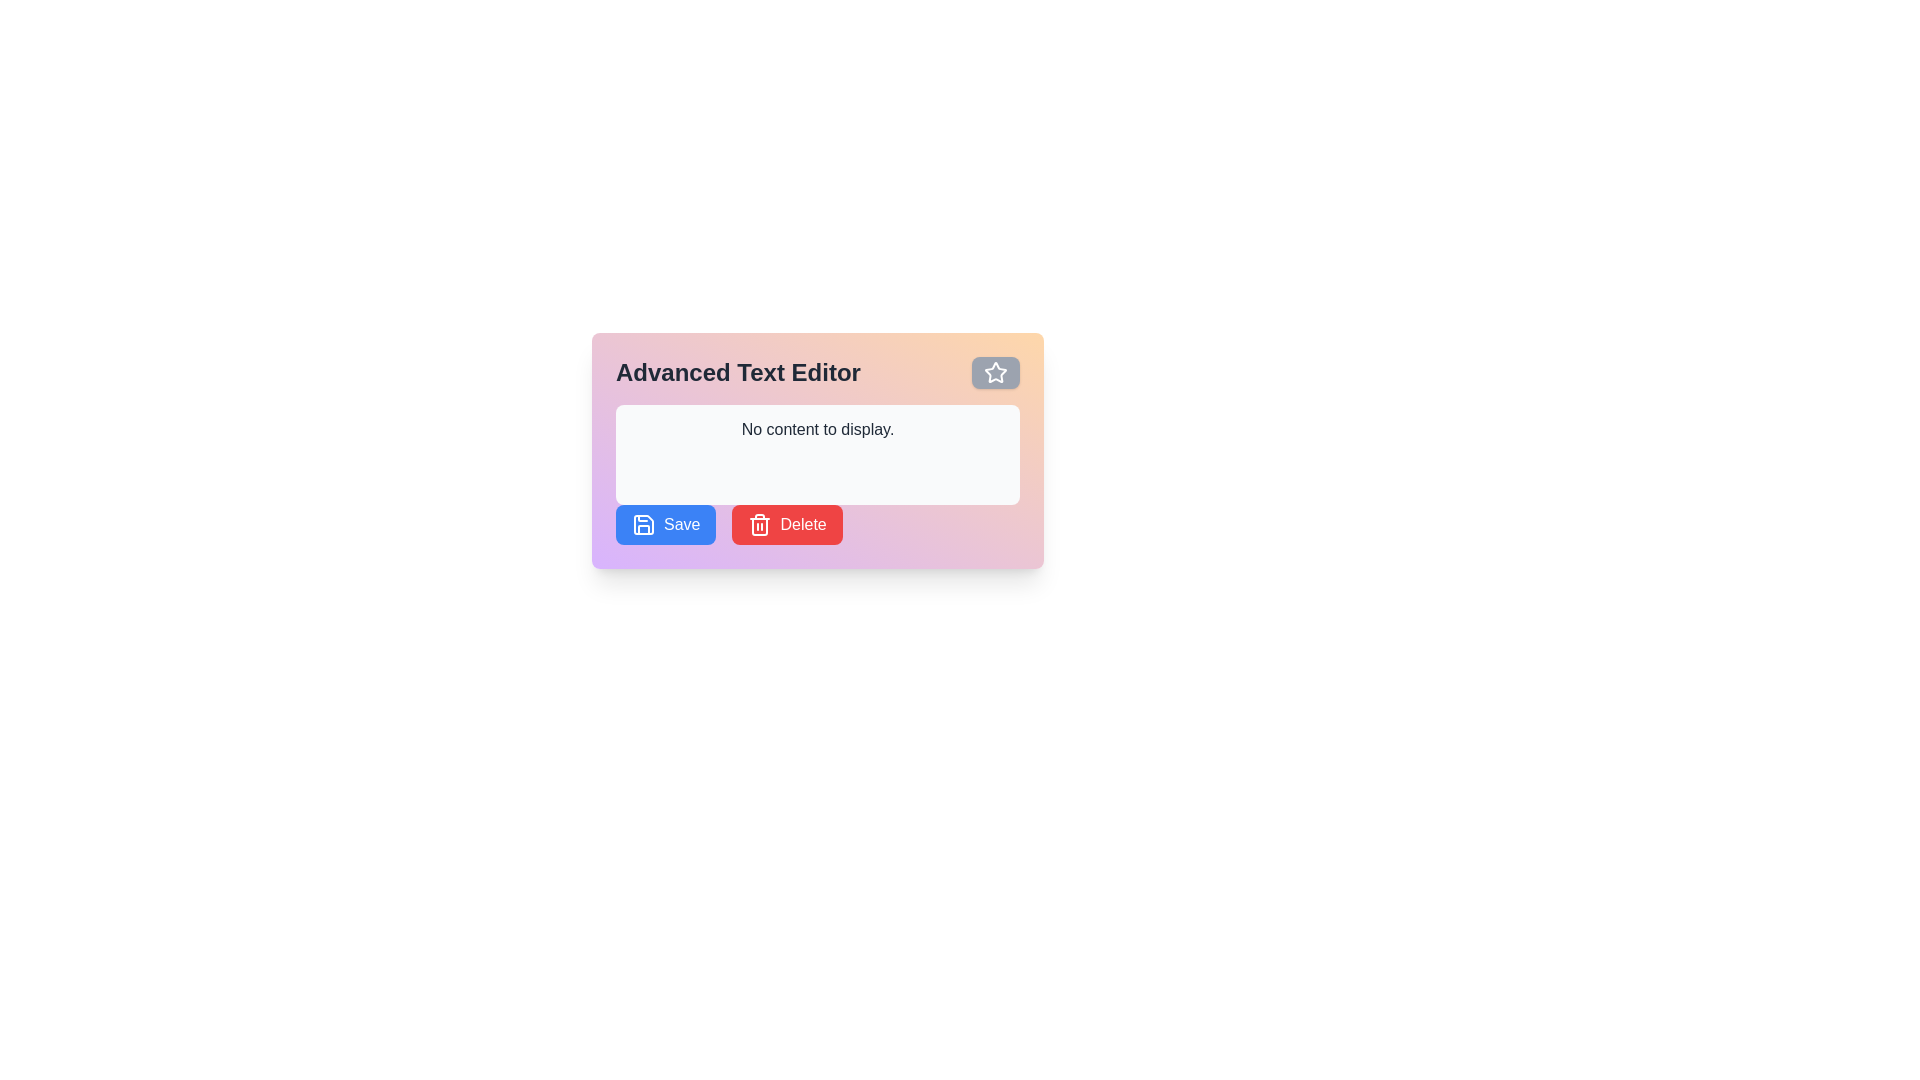 This screenshot has width=1920, height=1080. What do you see at coordinates (643, 523) in the screenshot?
I see `the floppy disk save icon located towards the lower-left side of the panel, which is styled with blue and white colors and is part of a group of interactive buttons including 'Delete'` at bounding box center [643, 523].